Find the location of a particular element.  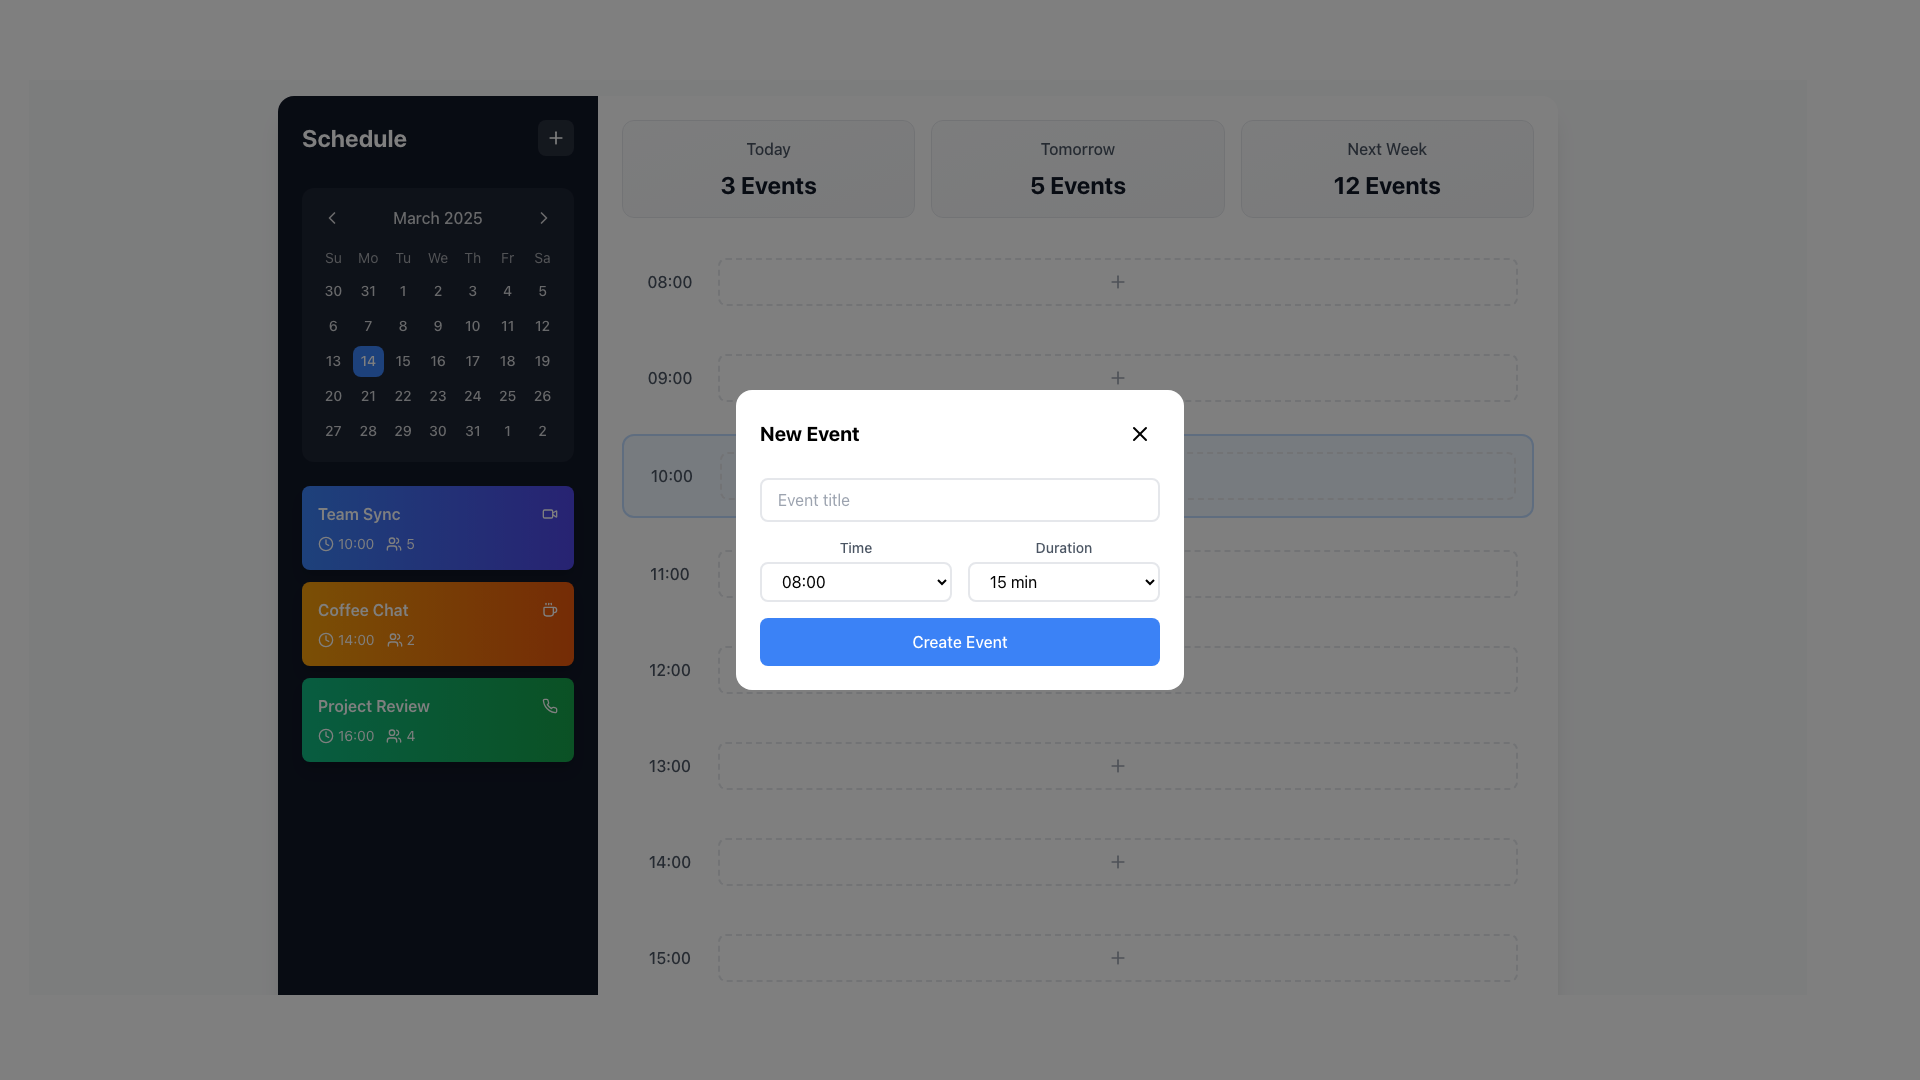

the button representing the selectable day (17th) in the calendar view of the scheduling application is located at coordinates (471, 361).